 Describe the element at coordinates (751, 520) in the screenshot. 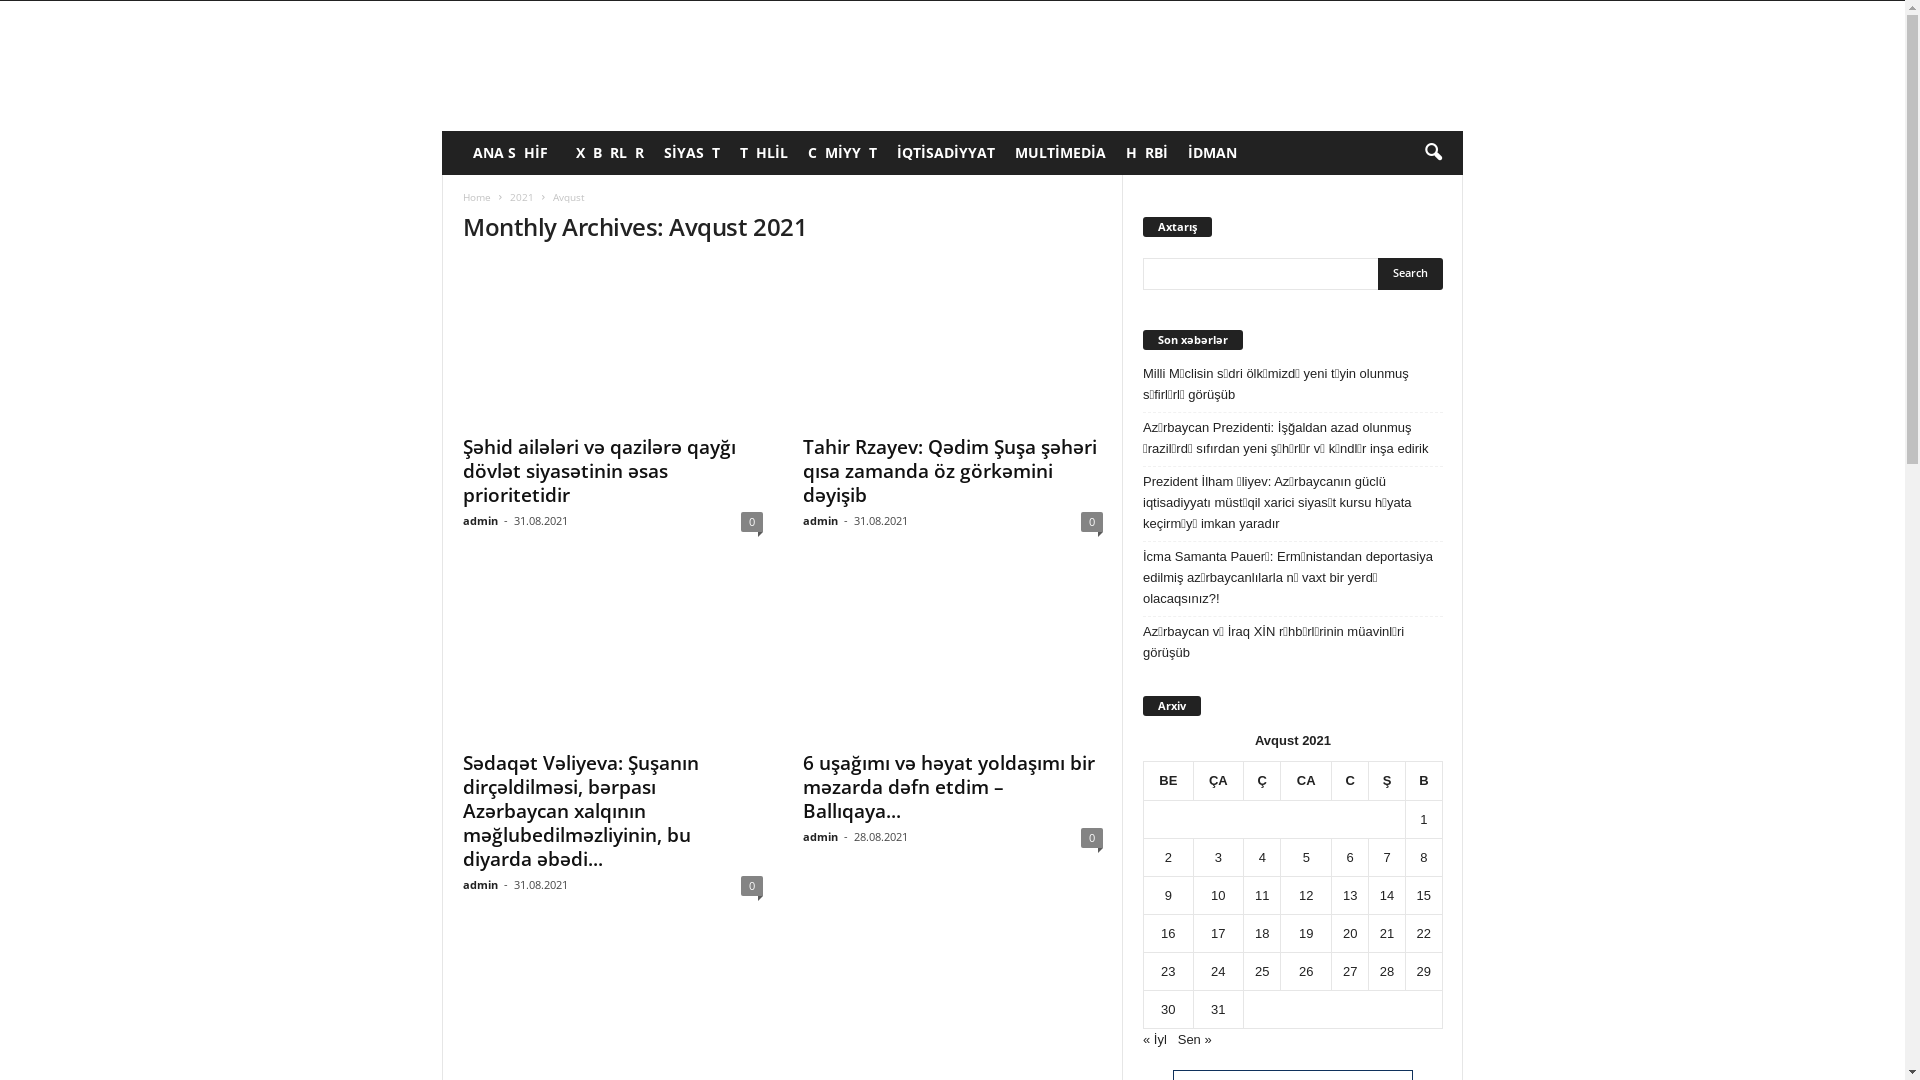

I see `'0'` at that location.